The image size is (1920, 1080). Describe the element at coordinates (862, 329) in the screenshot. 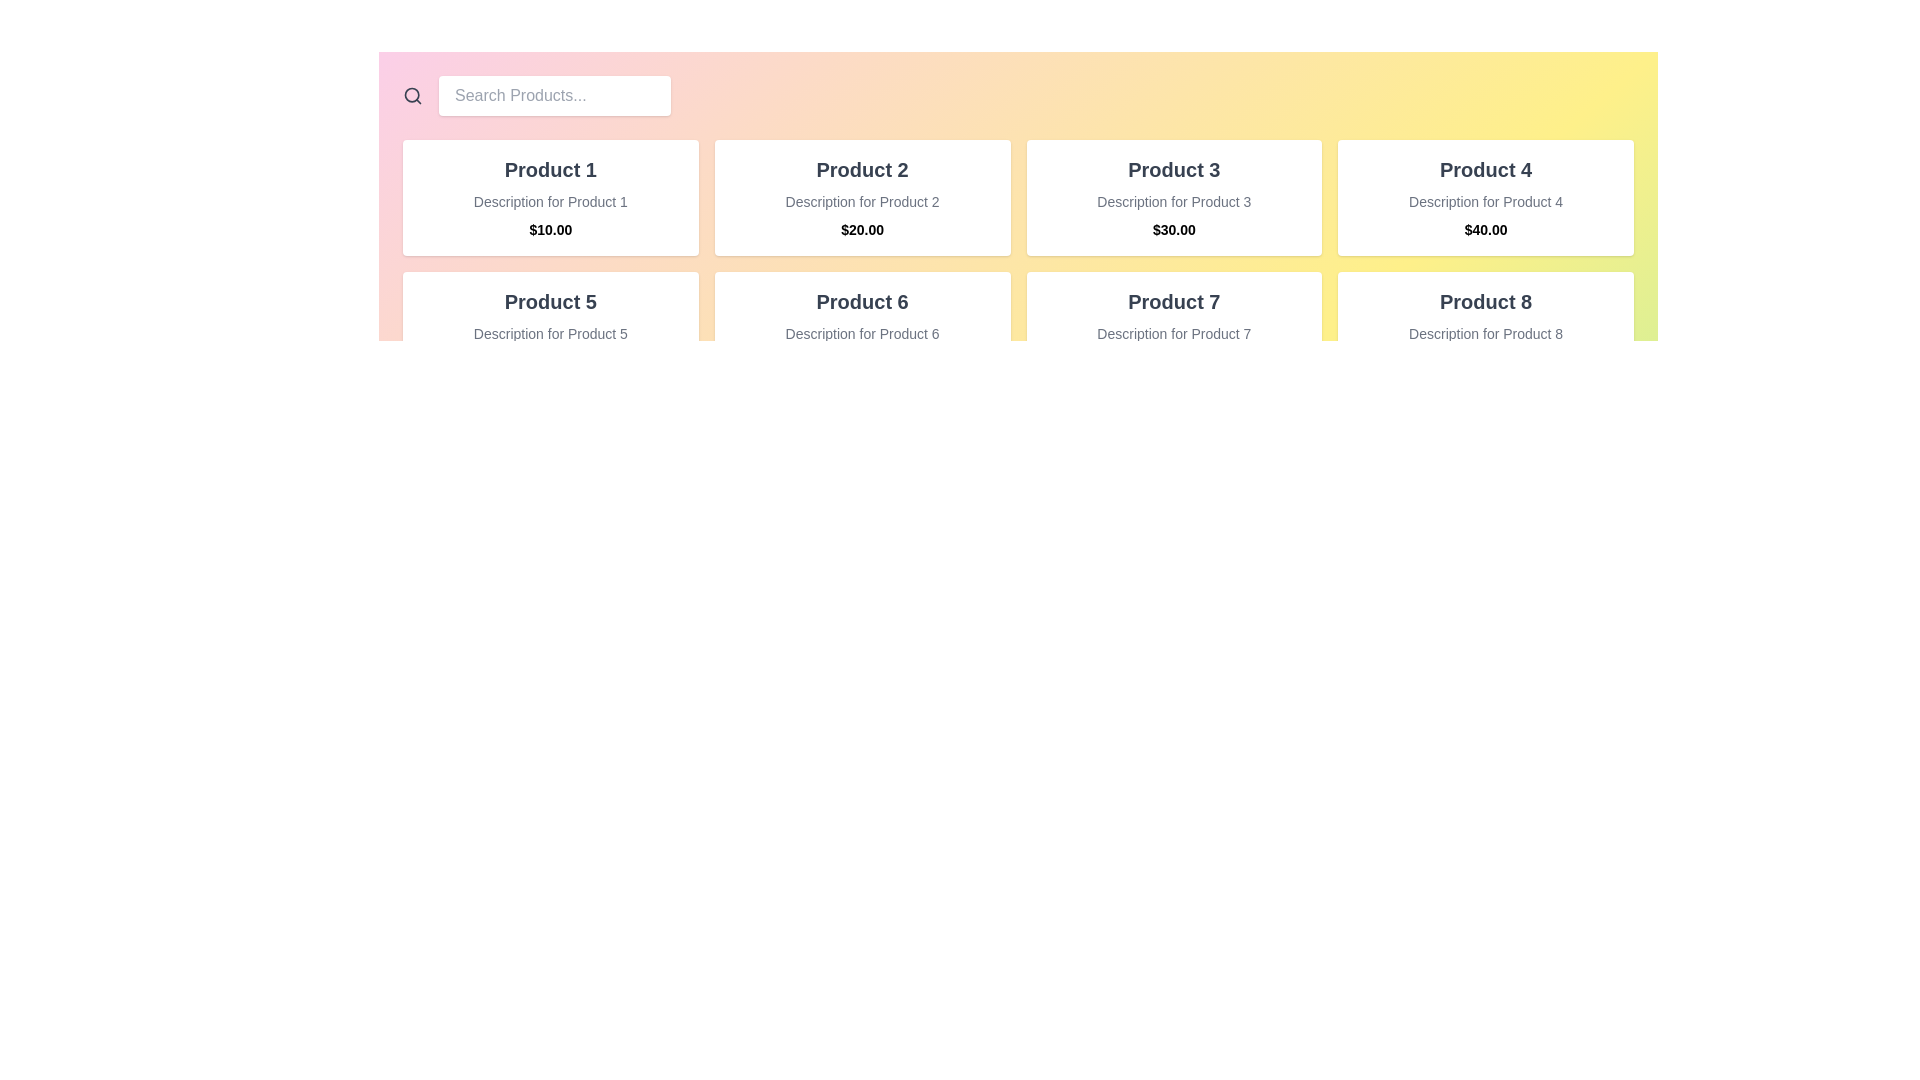

I see `the product information card that displays details about a product, located in the second row and second column of a 4-column grid layout` at that location.